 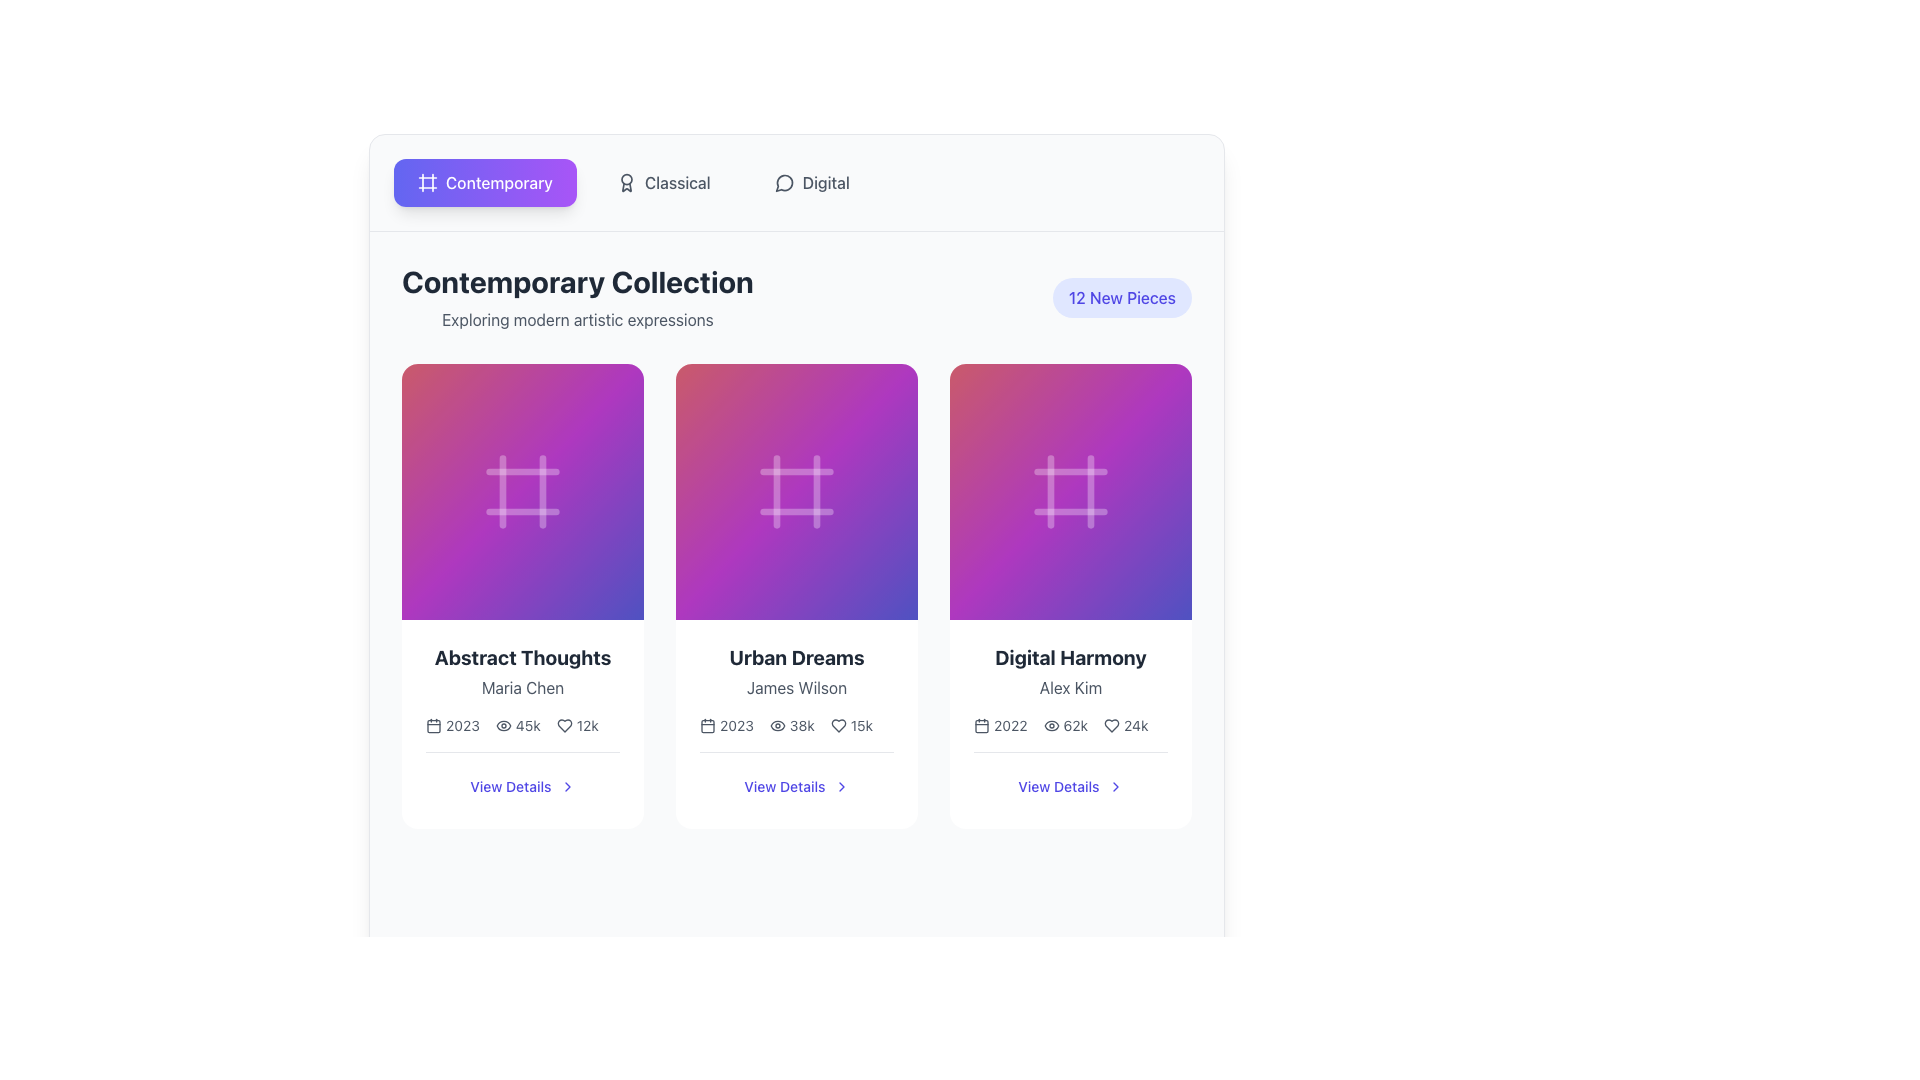 What do you see at coordinates (795, 725) in the screenshot?
I see `the metadata displayed in the Data display group located near the bottom of the 'Urban Dreams' card, just above the 'View Details' section` at bounding box center [795, 725].